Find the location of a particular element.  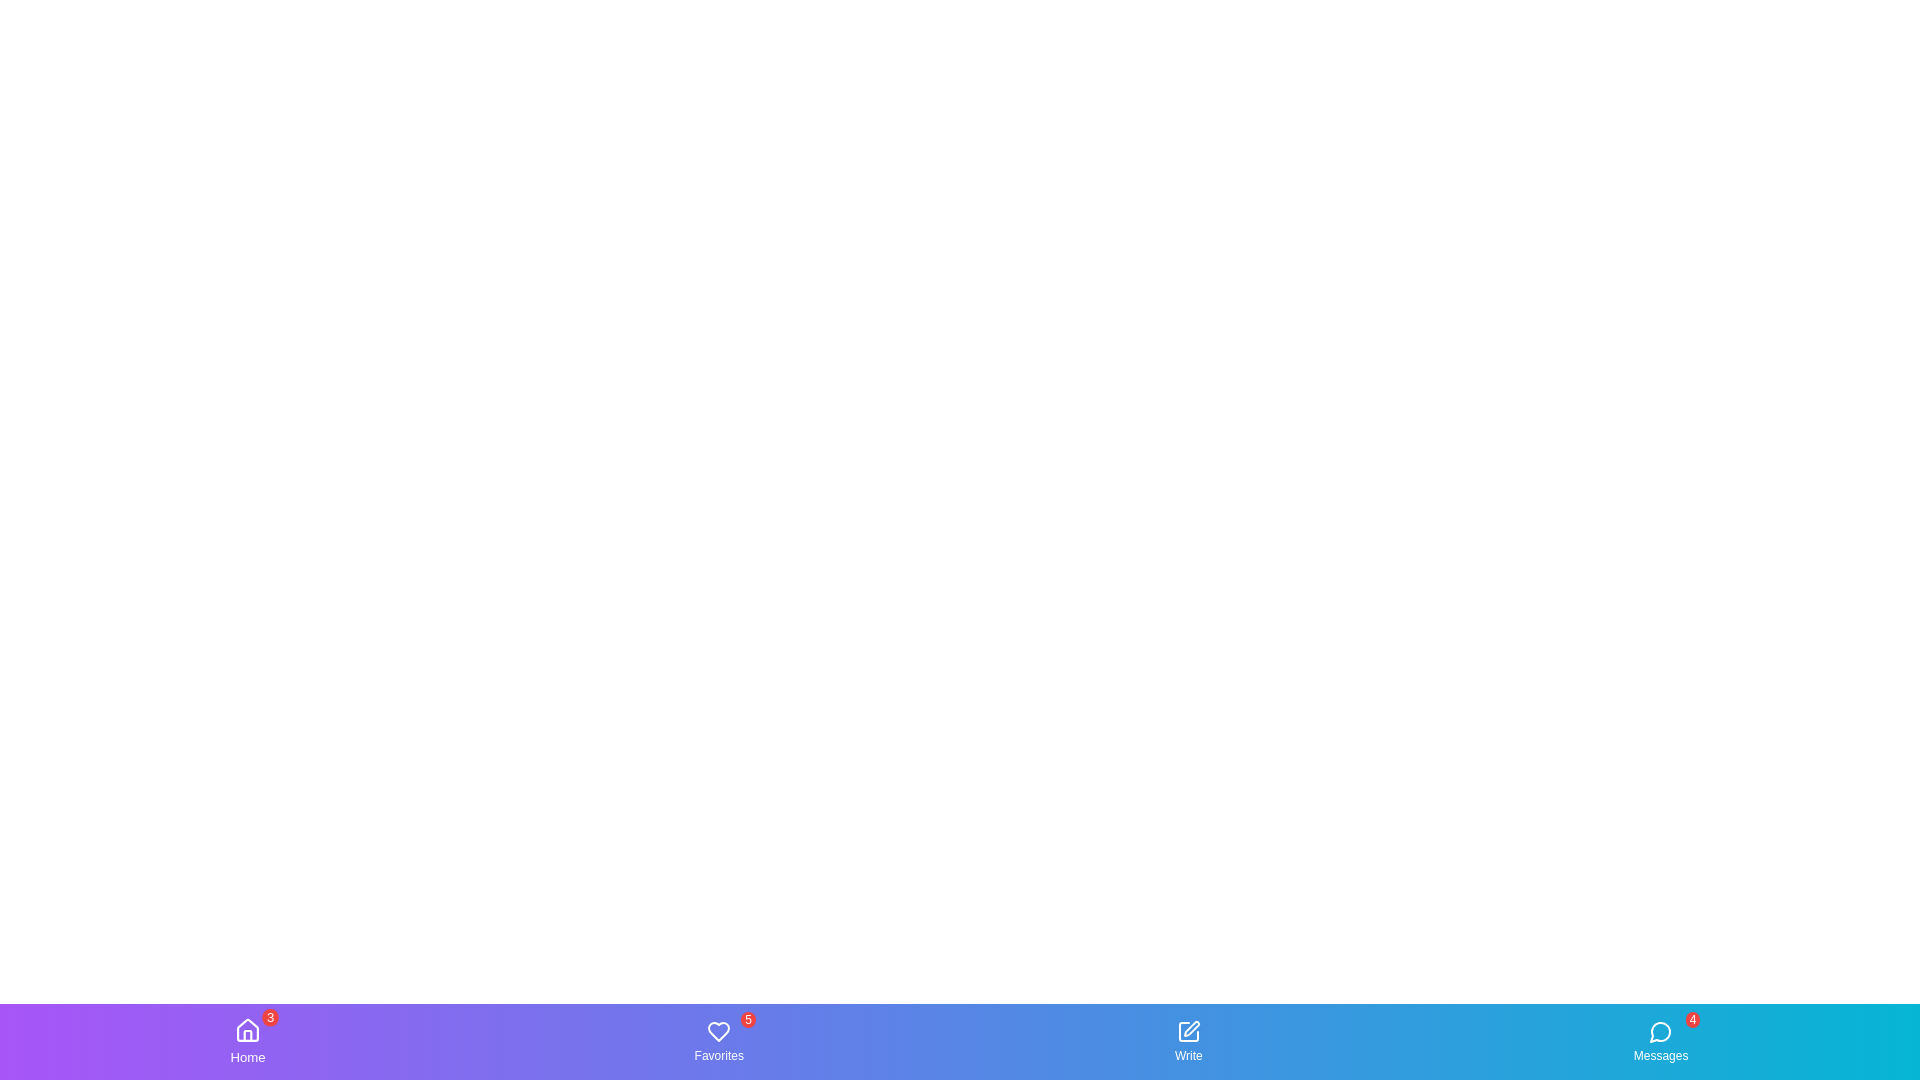

the Messages tab by clicking on its icon or label is located at coordinates (1661, 1040).